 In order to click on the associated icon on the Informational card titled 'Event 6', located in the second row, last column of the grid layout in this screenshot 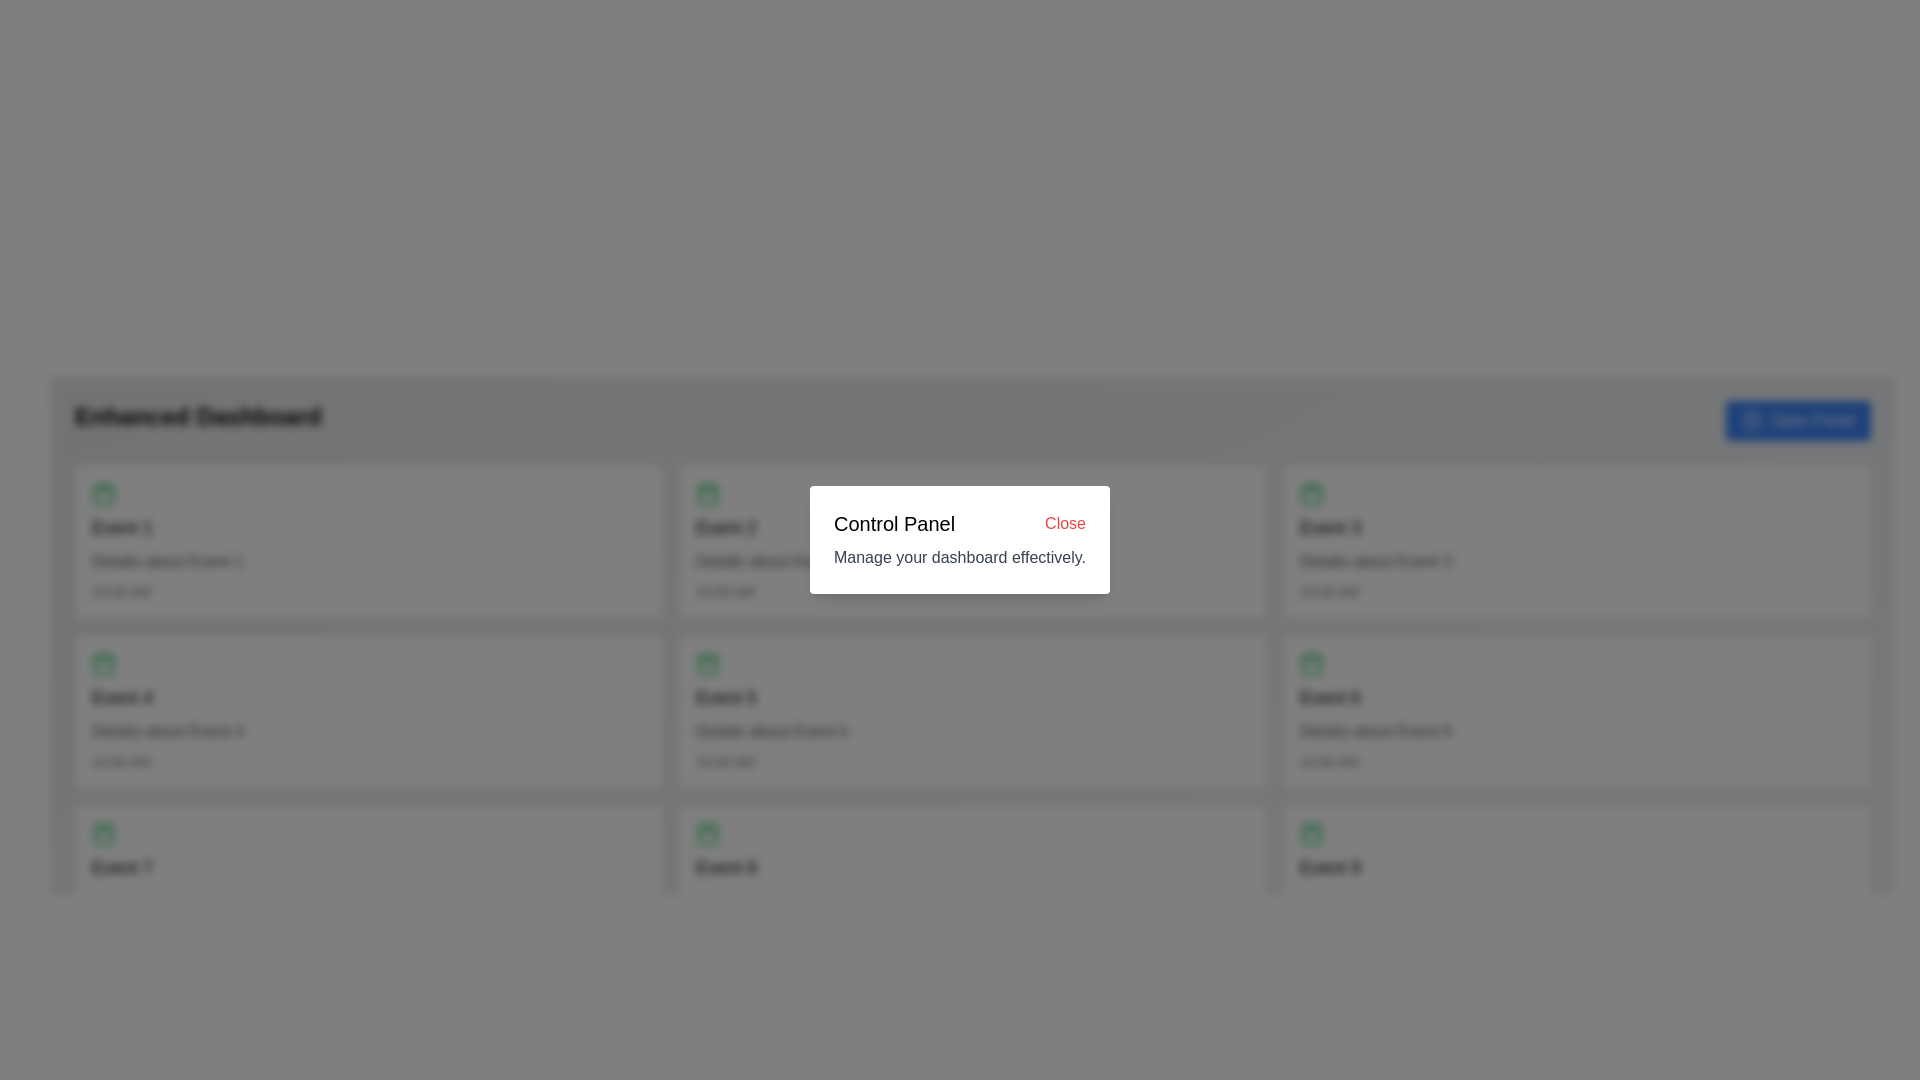, I will do `click(1576, 711)`.